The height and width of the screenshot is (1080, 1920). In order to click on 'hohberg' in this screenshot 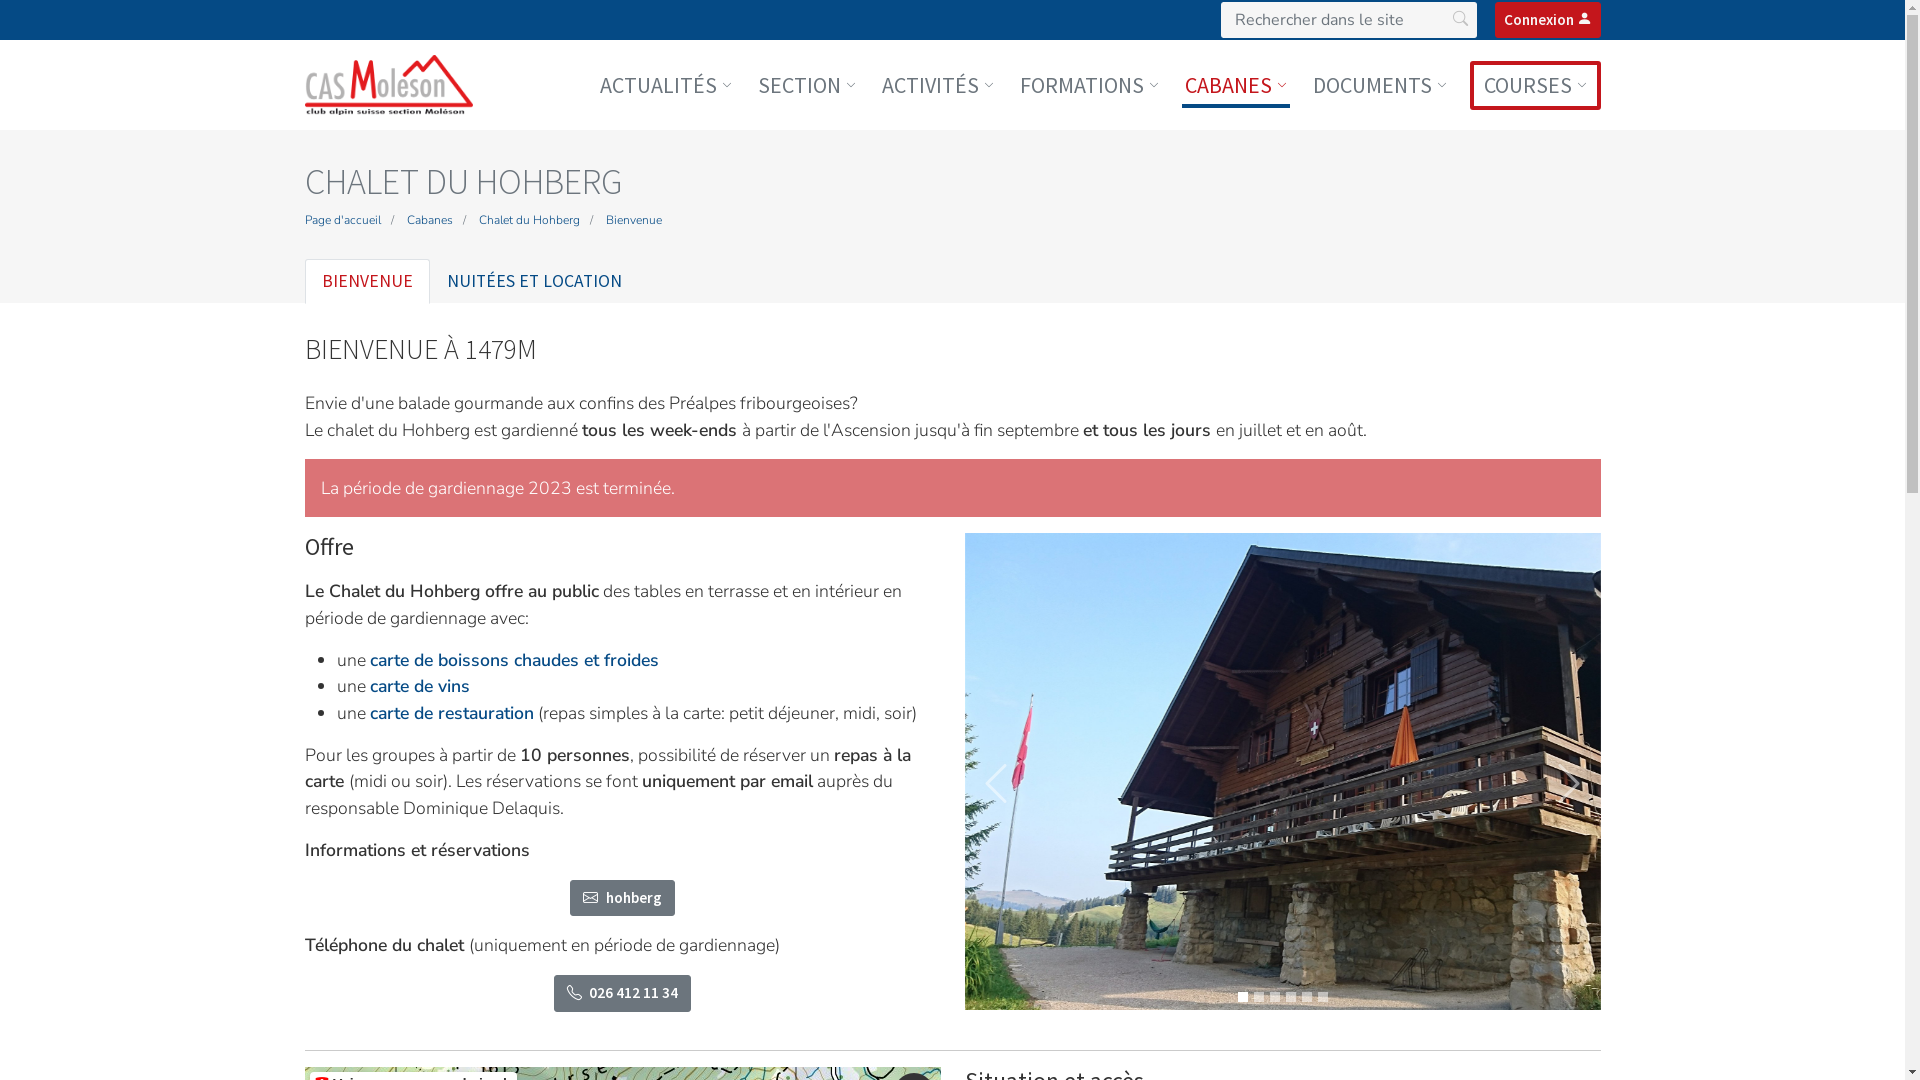, I will do `click(621, 897)`.